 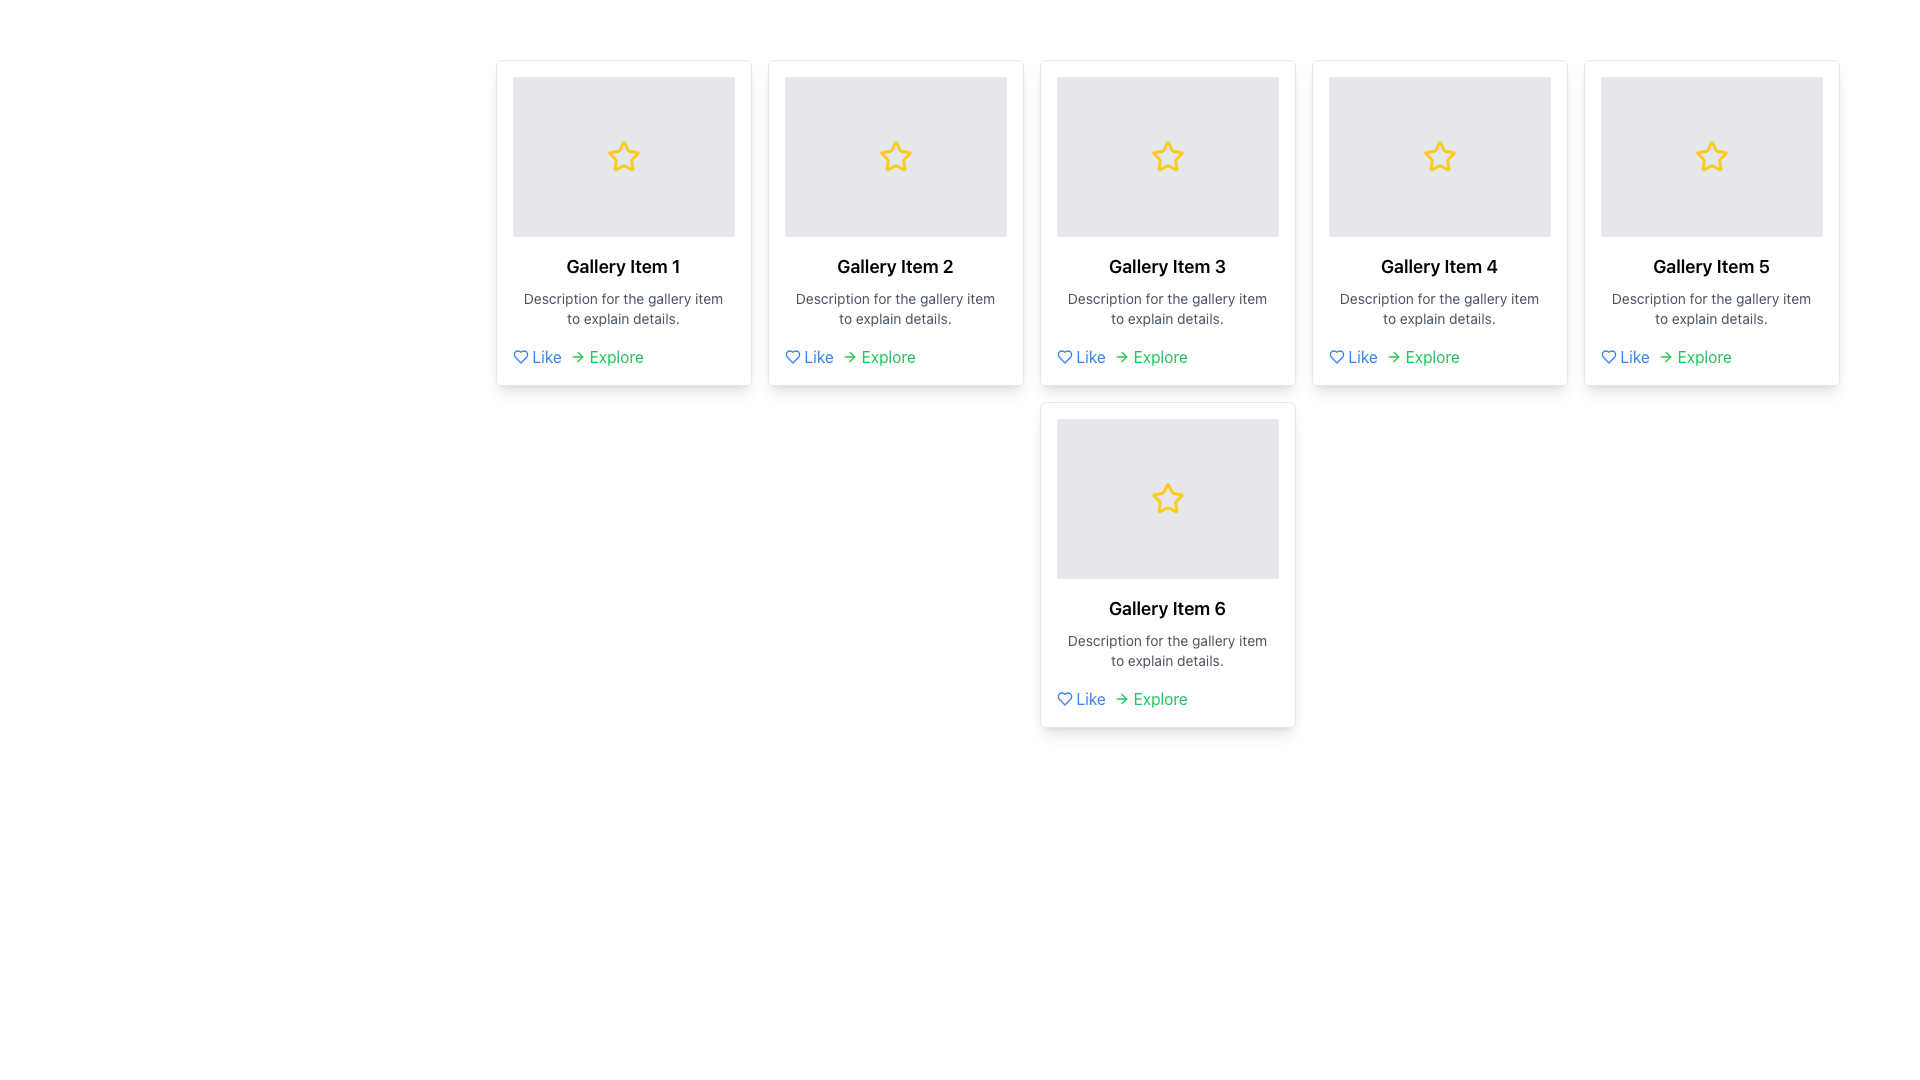 I want to click on the 'Explore' text link, which is part of the horizontal action options at the bottom right of the 'Gallery Item 2' card, so click(x=894, y=356).